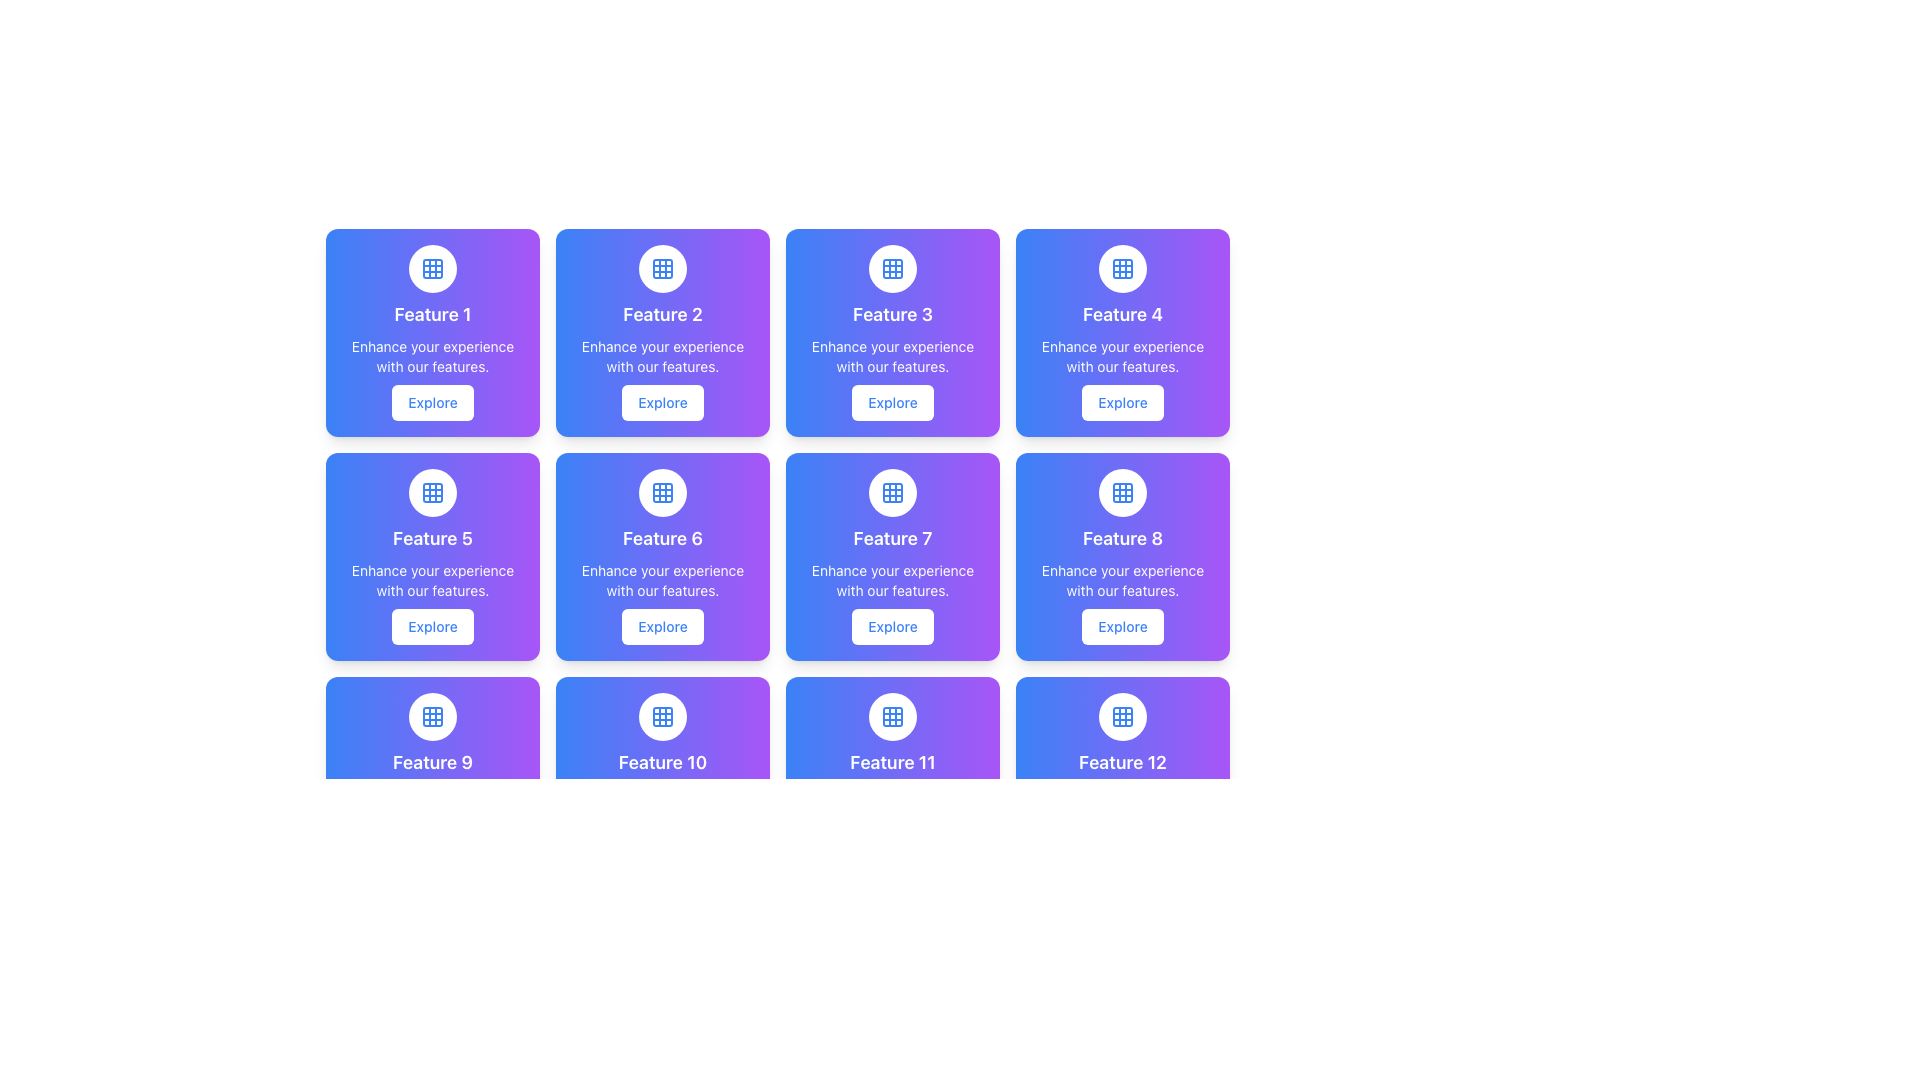 The image size is (1920, 1080). What do you see at coordinates (891, 763) in the screenshot?
I see `the title header text of the card component located in the sixth row and third column of the grid layout, which identifies the specific feature being referred to` at bounding box center [891, 763].